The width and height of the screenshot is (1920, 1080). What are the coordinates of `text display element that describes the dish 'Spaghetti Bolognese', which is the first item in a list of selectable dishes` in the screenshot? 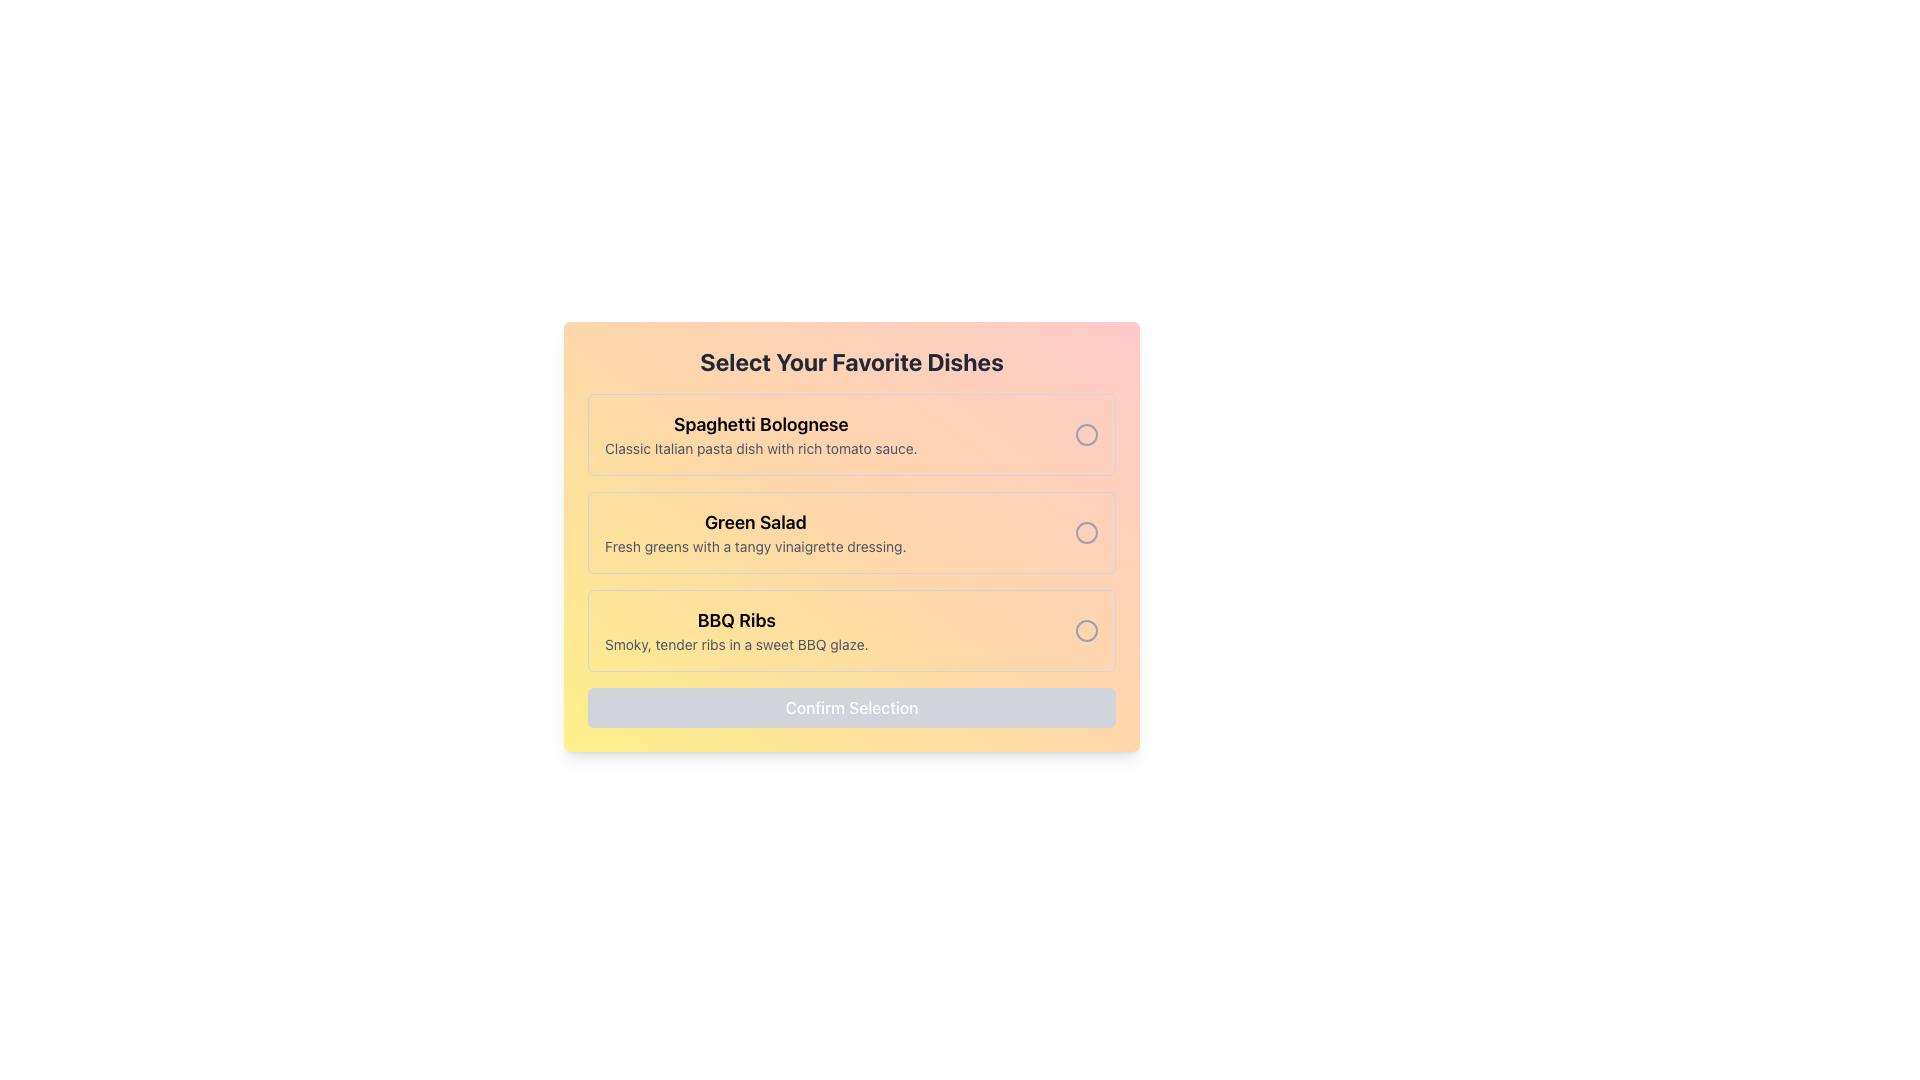 It's located at (760, 434).